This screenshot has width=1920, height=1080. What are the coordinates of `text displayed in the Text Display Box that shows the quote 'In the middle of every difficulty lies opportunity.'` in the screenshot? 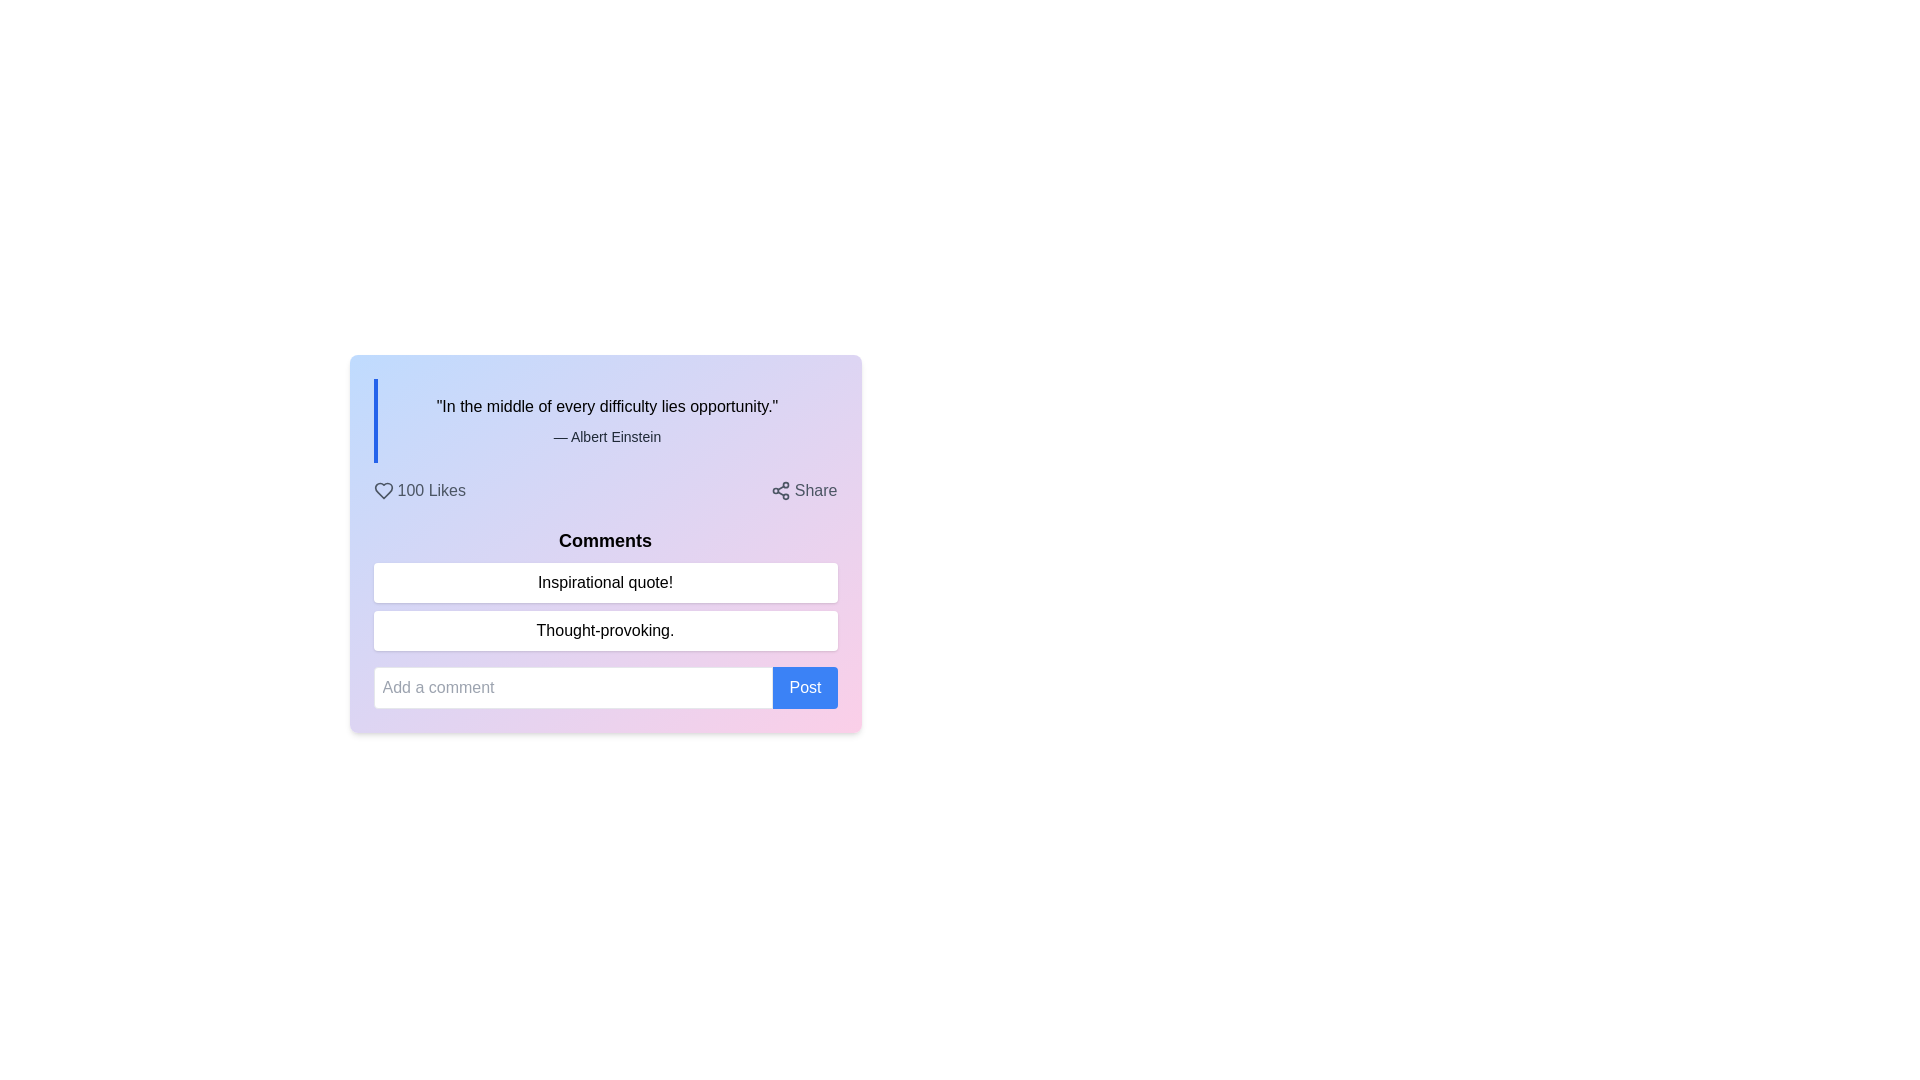 It's located at (604, 419).